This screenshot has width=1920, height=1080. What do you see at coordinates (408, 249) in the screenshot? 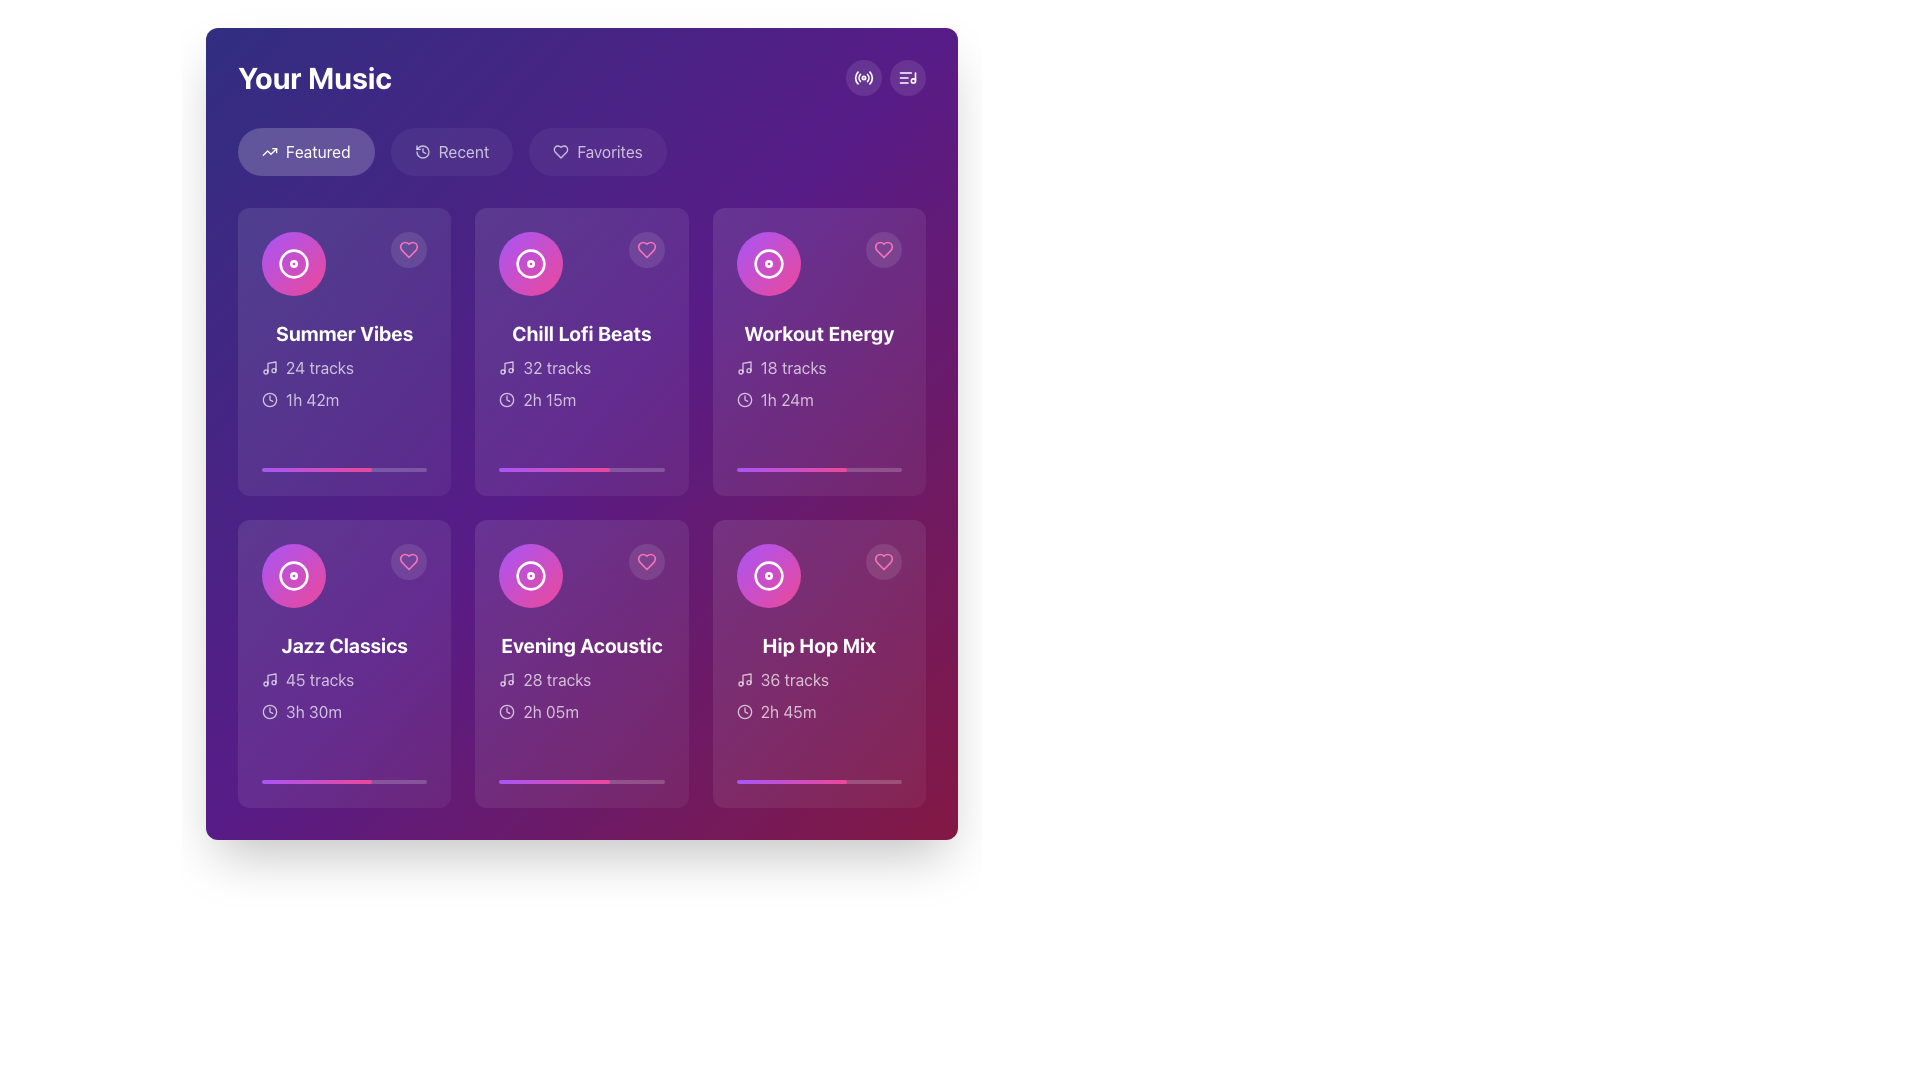
I see `the 'like' button located in the top-right corner of the 'Summer Vibes' music card under the 'Featured' tab` at bounding box center [408, 249].